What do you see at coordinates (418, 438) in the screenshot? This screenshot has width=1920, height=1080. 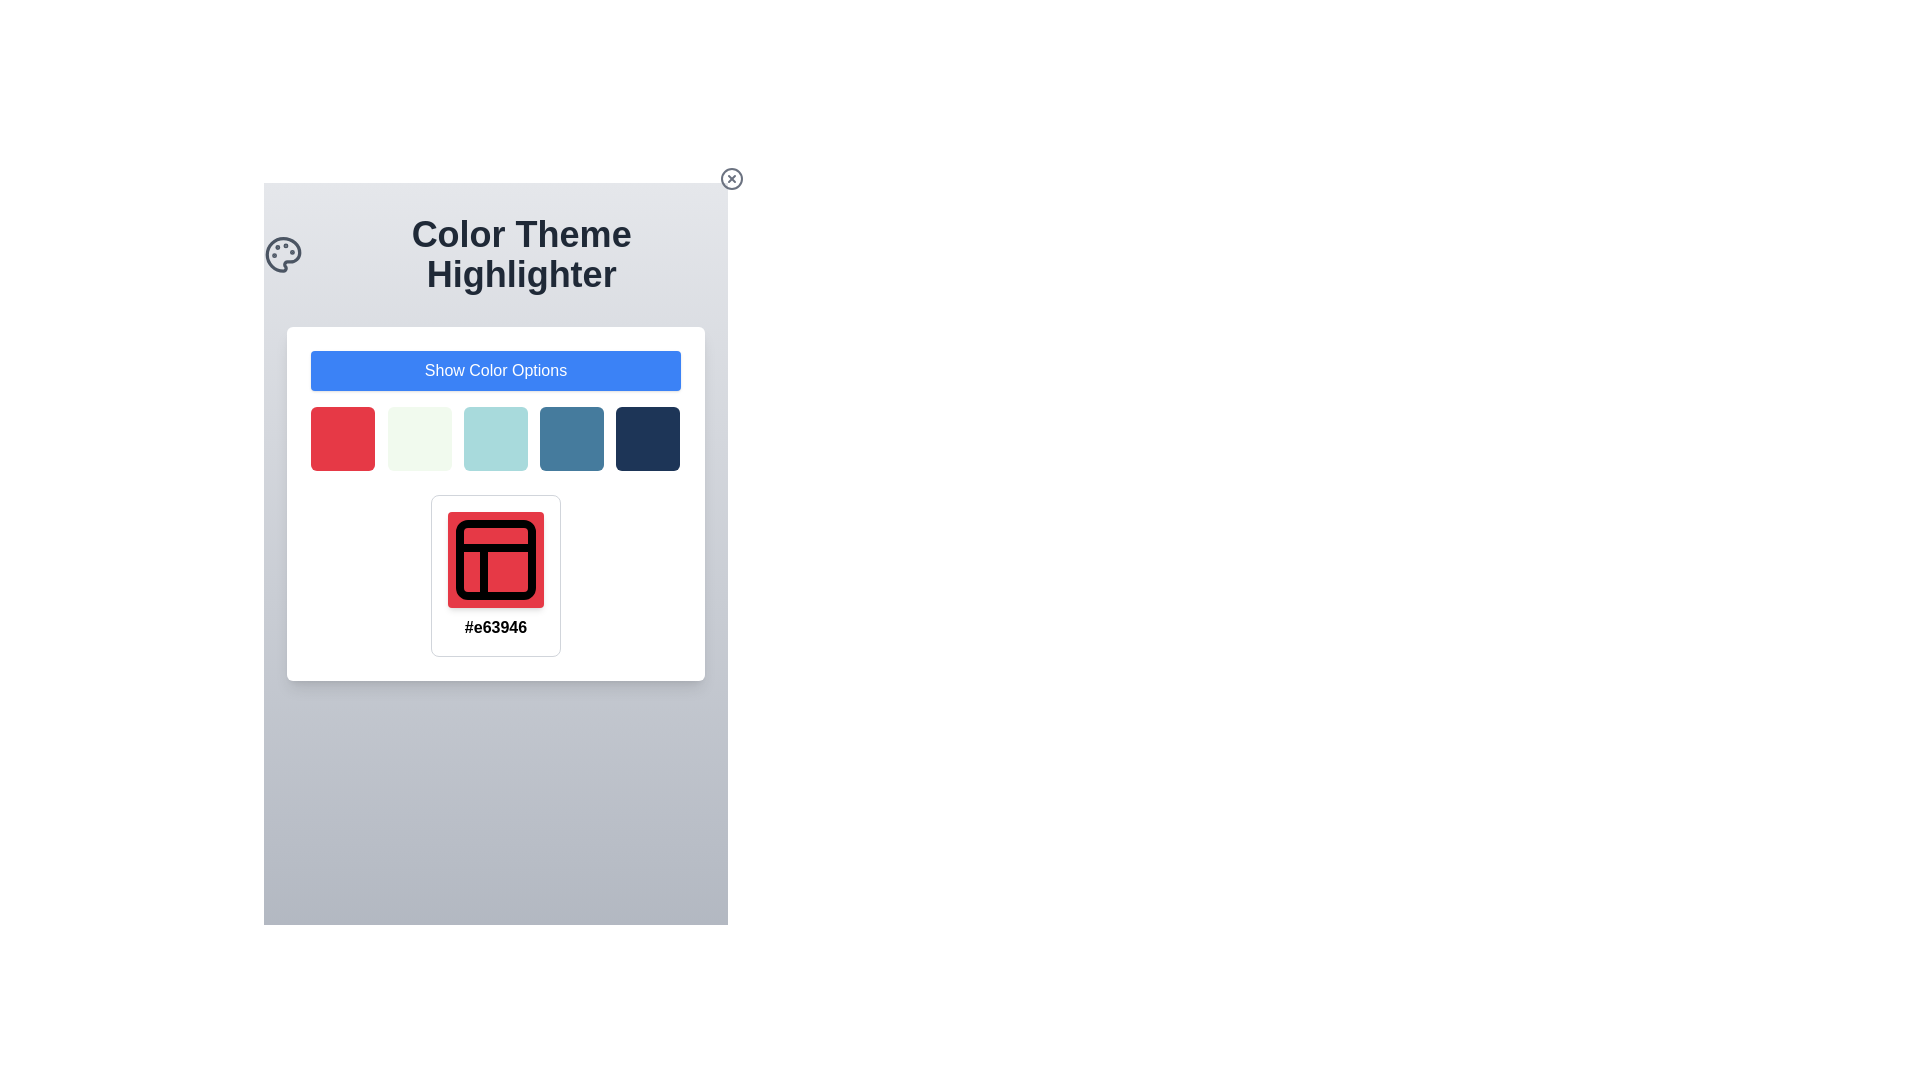 I see `the second interactive rectangular tile from the left in the row of five tiles, which has a soft light green background and rounded corners` at bounding box center [418, 438].